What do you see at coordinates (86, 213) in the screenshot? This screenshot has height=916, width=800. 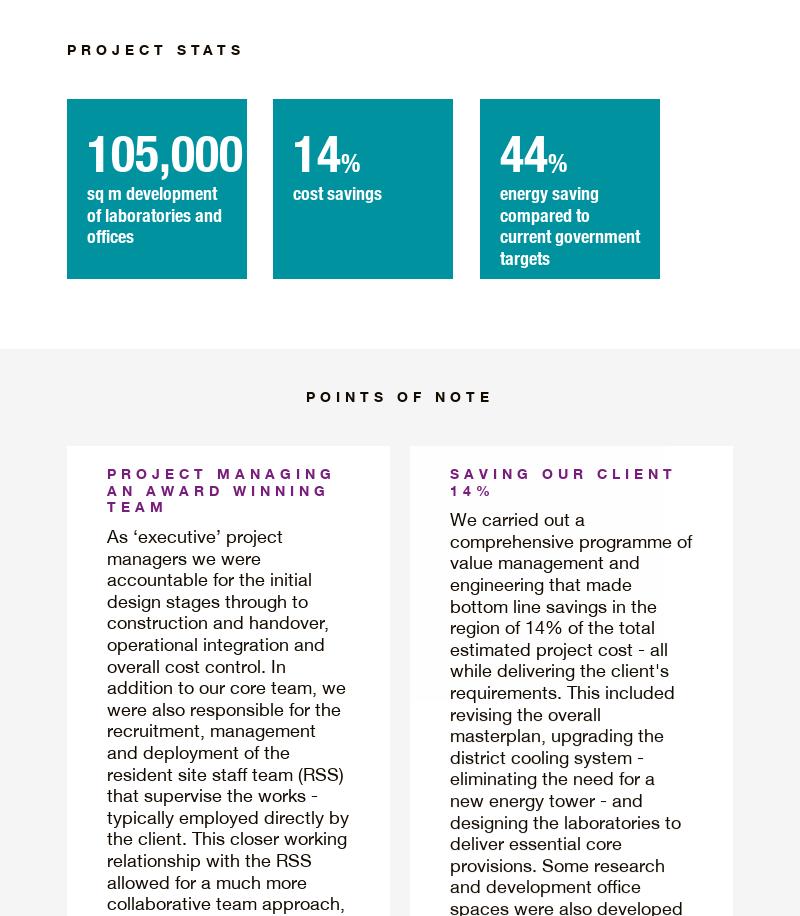 I see `'sq m development of laboratories and offices'` at bounding box center [86, 213].